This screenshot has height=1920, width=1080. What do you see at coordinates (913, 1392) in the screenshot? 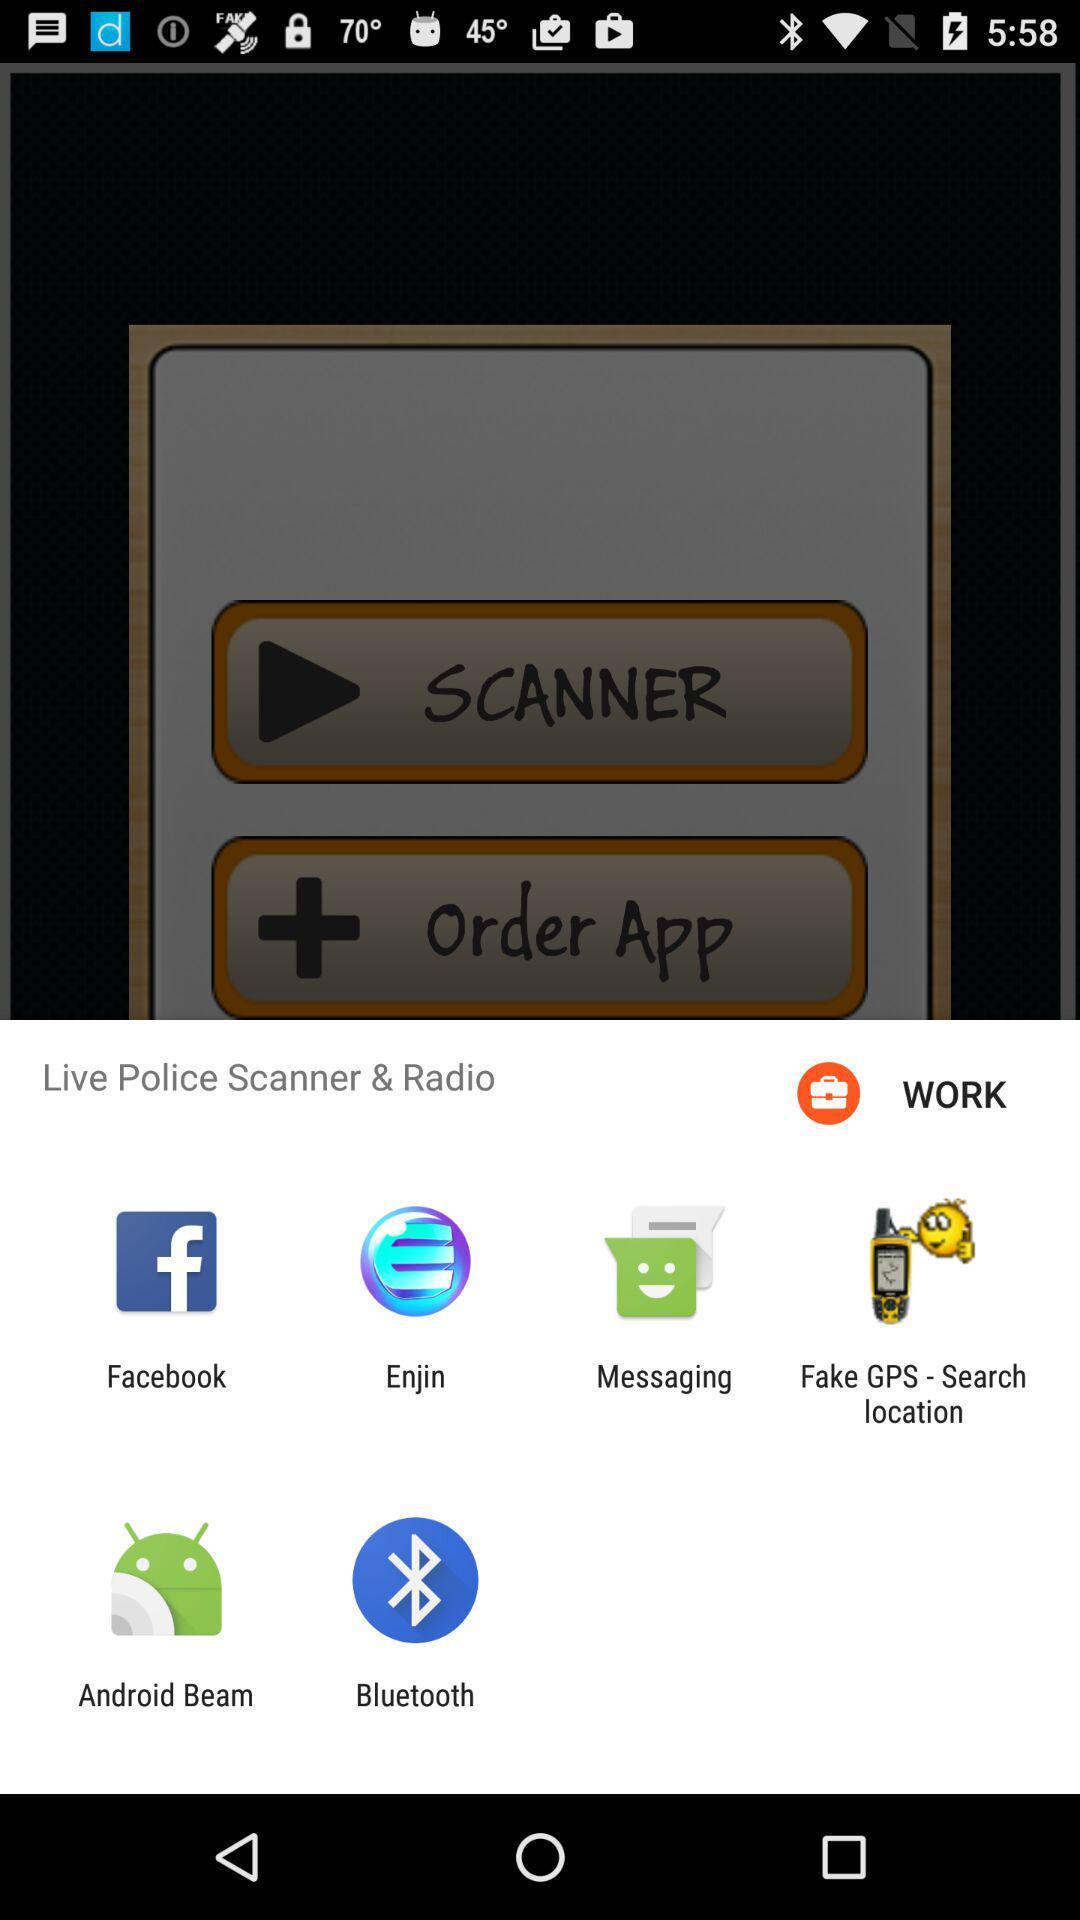
I see `app next to messaging` at bounding box center [913, 1392].